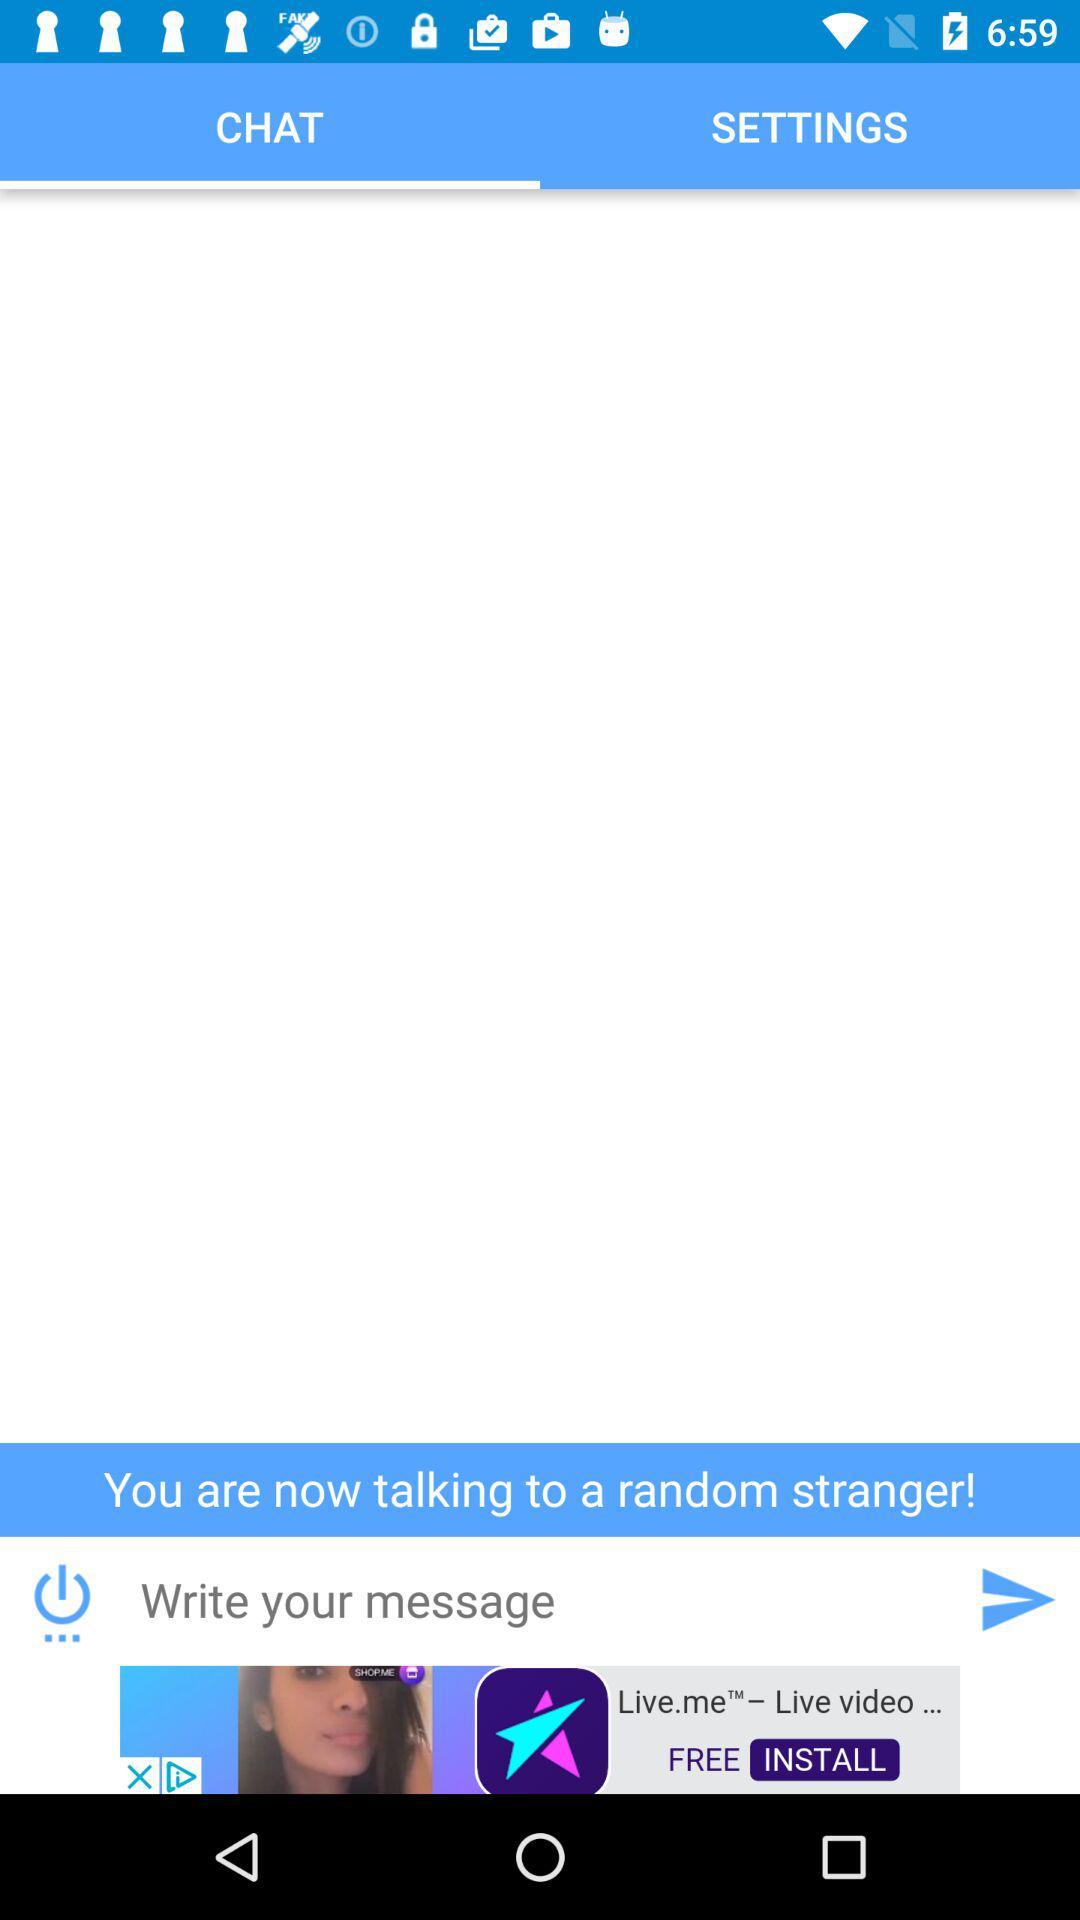  What do you see at coordinates (1017, 1598) in the screenshot?
I see `send message icon` at bounding box center [1017, 1598].